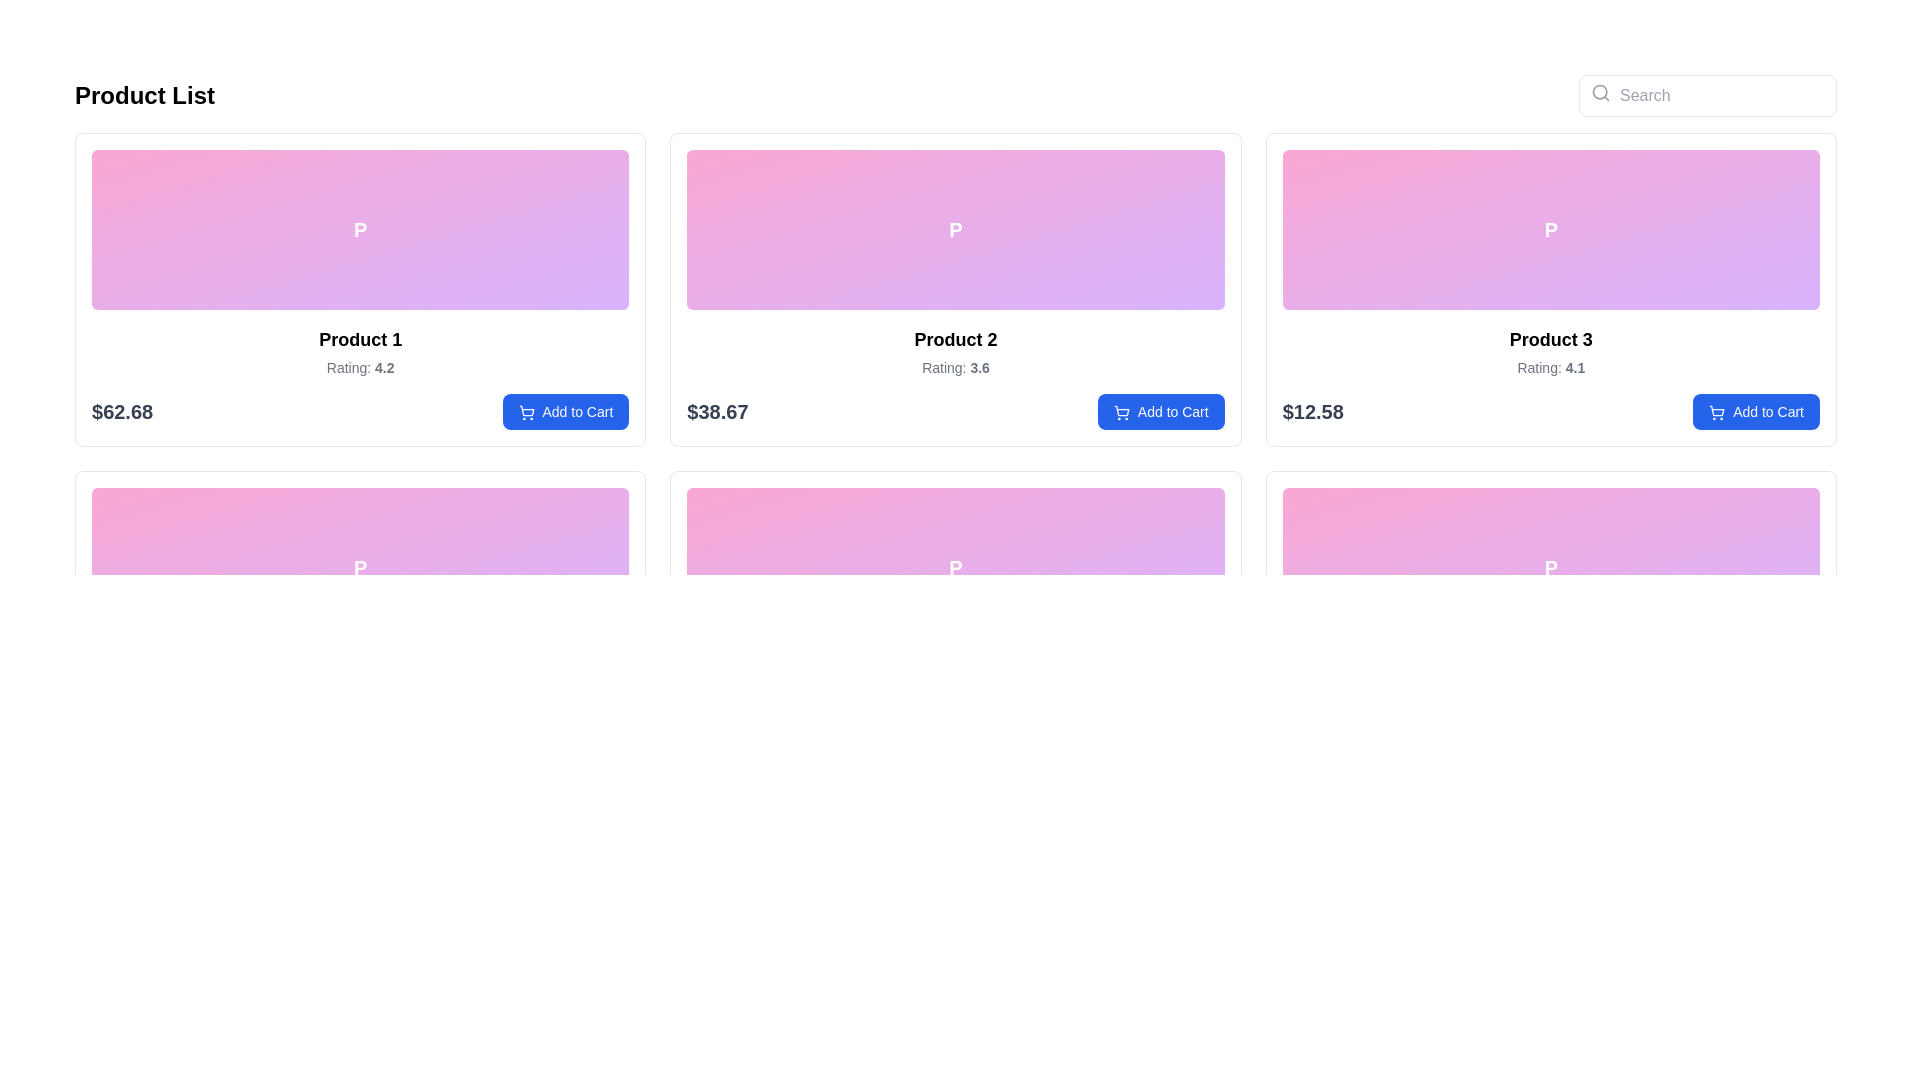  What do you see at coordinates (1716, 412) in the screenshot?
I see `the decorative icon located to the left of the 'Add to Cart' text label inside the button of the third product card in the first row of the product grid` at bounding box center [1716, 412].